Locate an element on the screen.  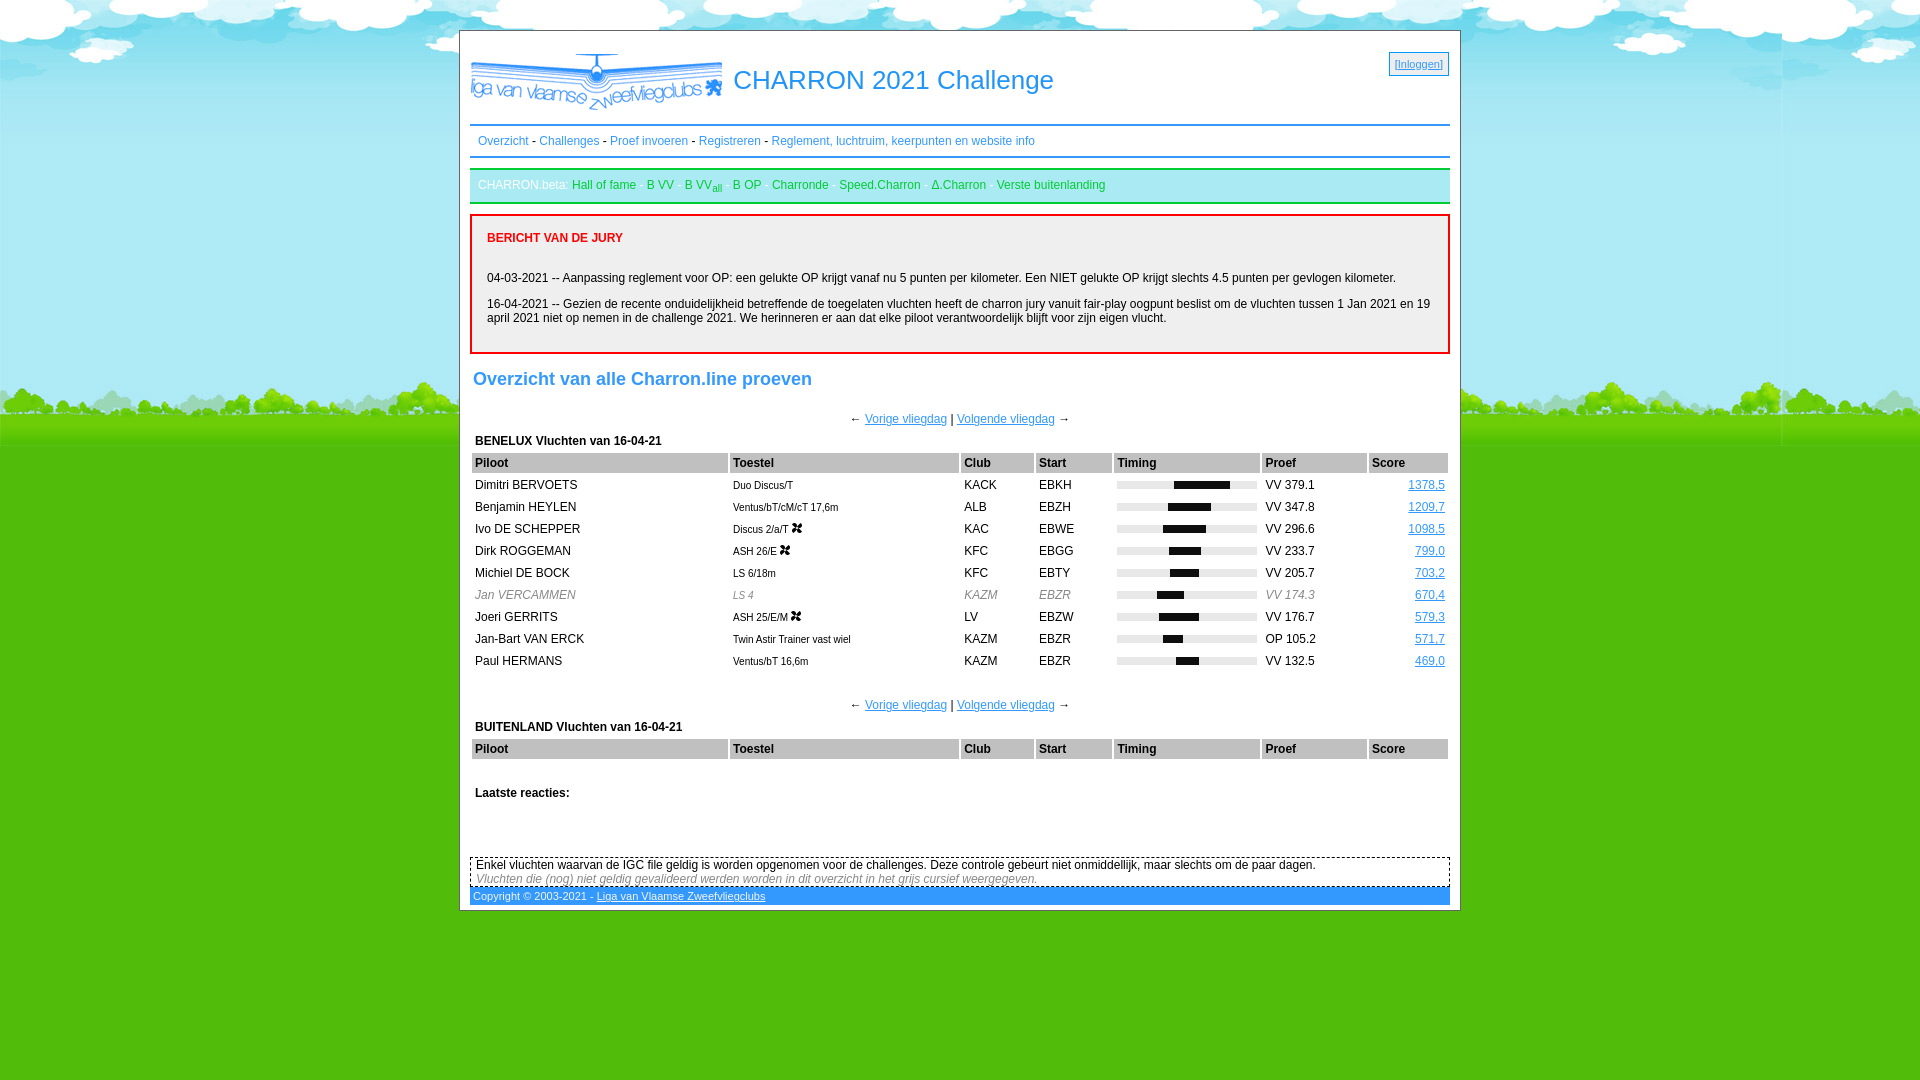
'Begin tijdsbalk: 6:00 UTC, Einde tijdsbalk: 20:00 UTC' is located at coordinates (1186, 551).